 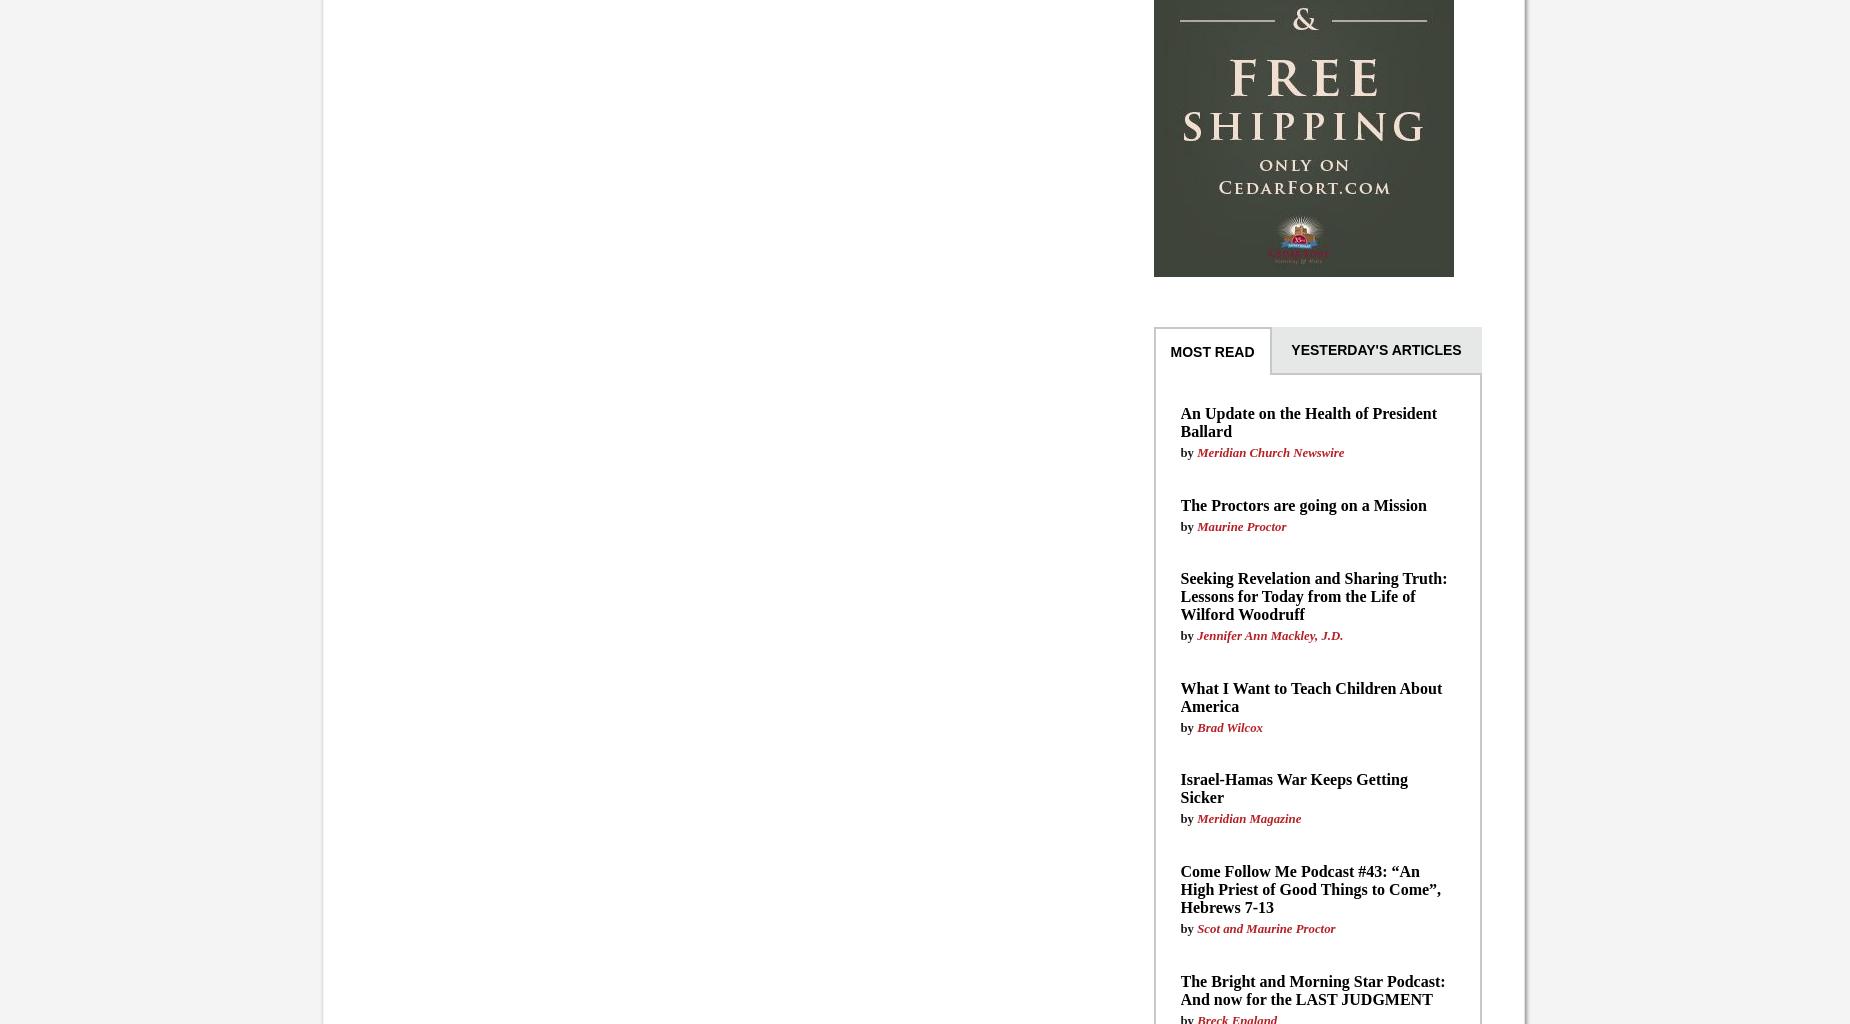 I want to click on 'An Update on the Health of President Ballard', so click(x=1307, y=421).